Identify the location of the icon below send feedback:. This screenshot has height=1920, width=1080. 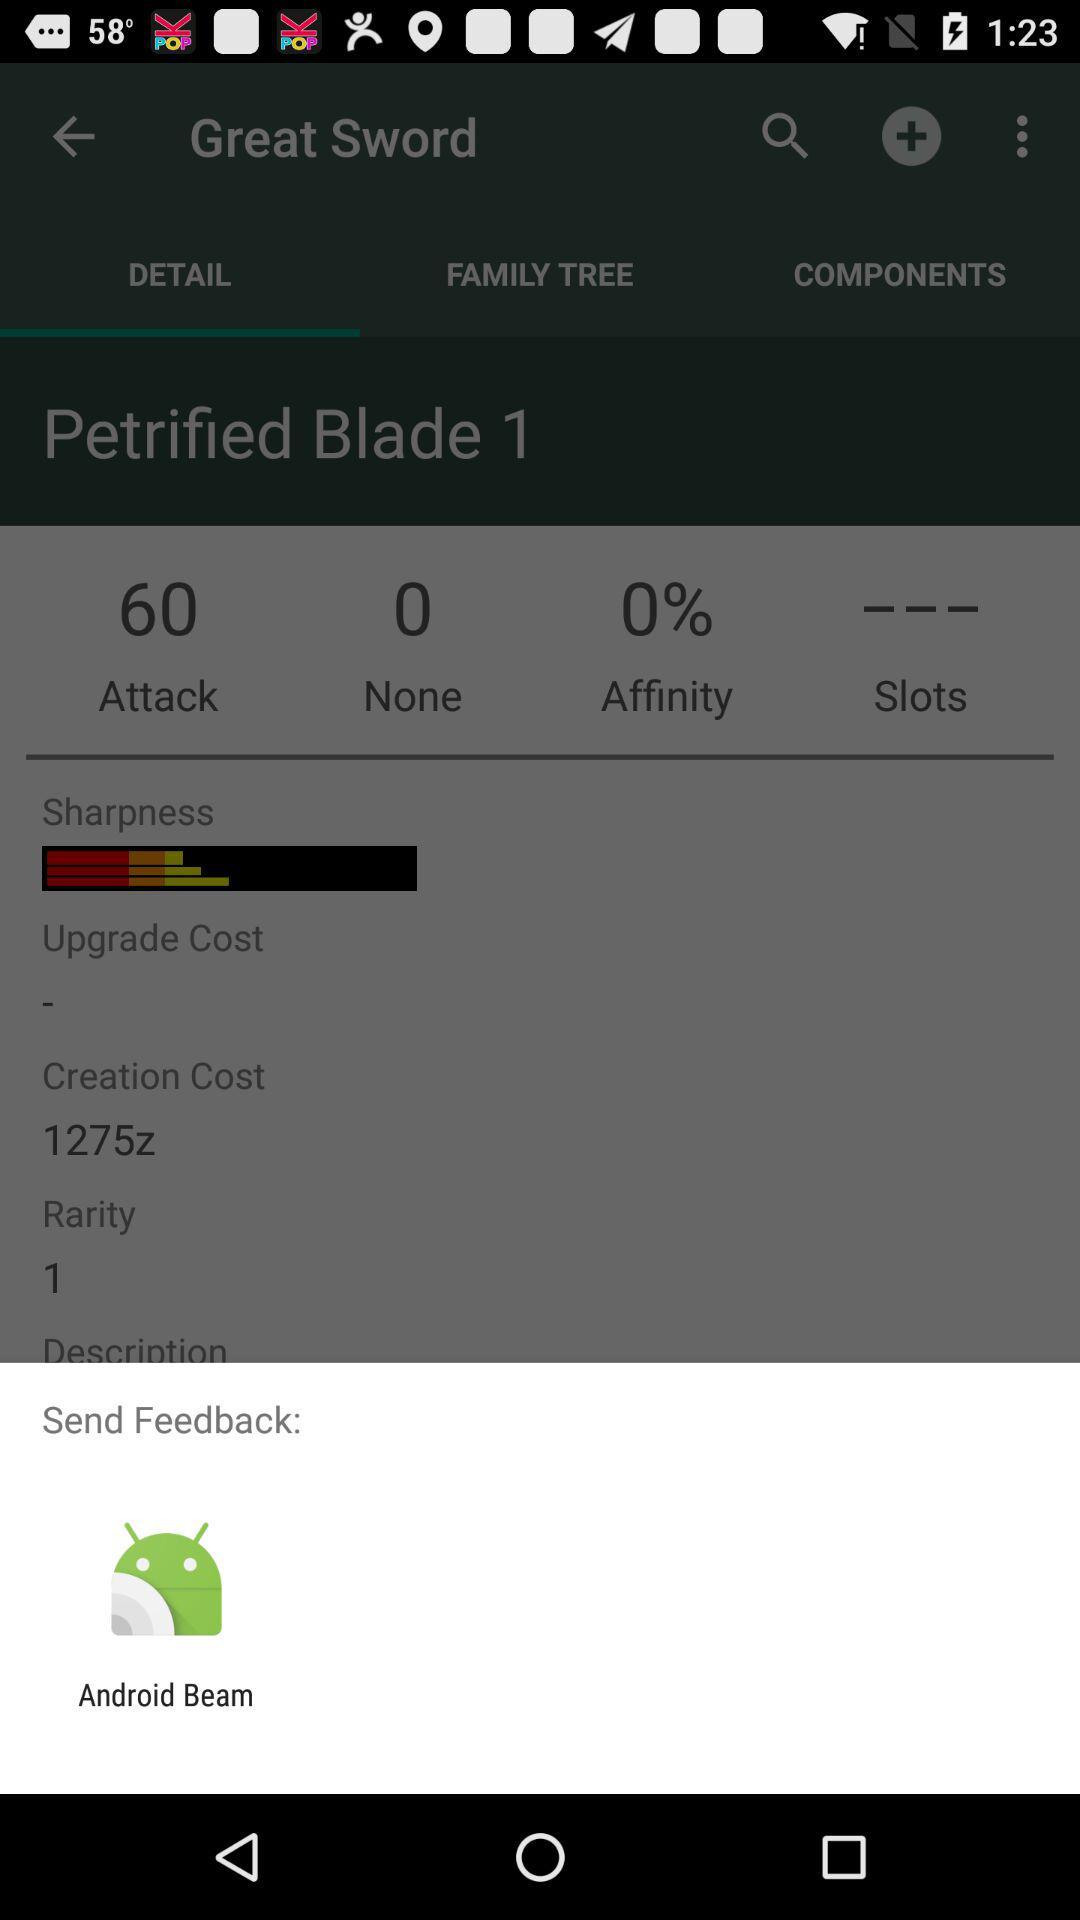
(165, 1579).